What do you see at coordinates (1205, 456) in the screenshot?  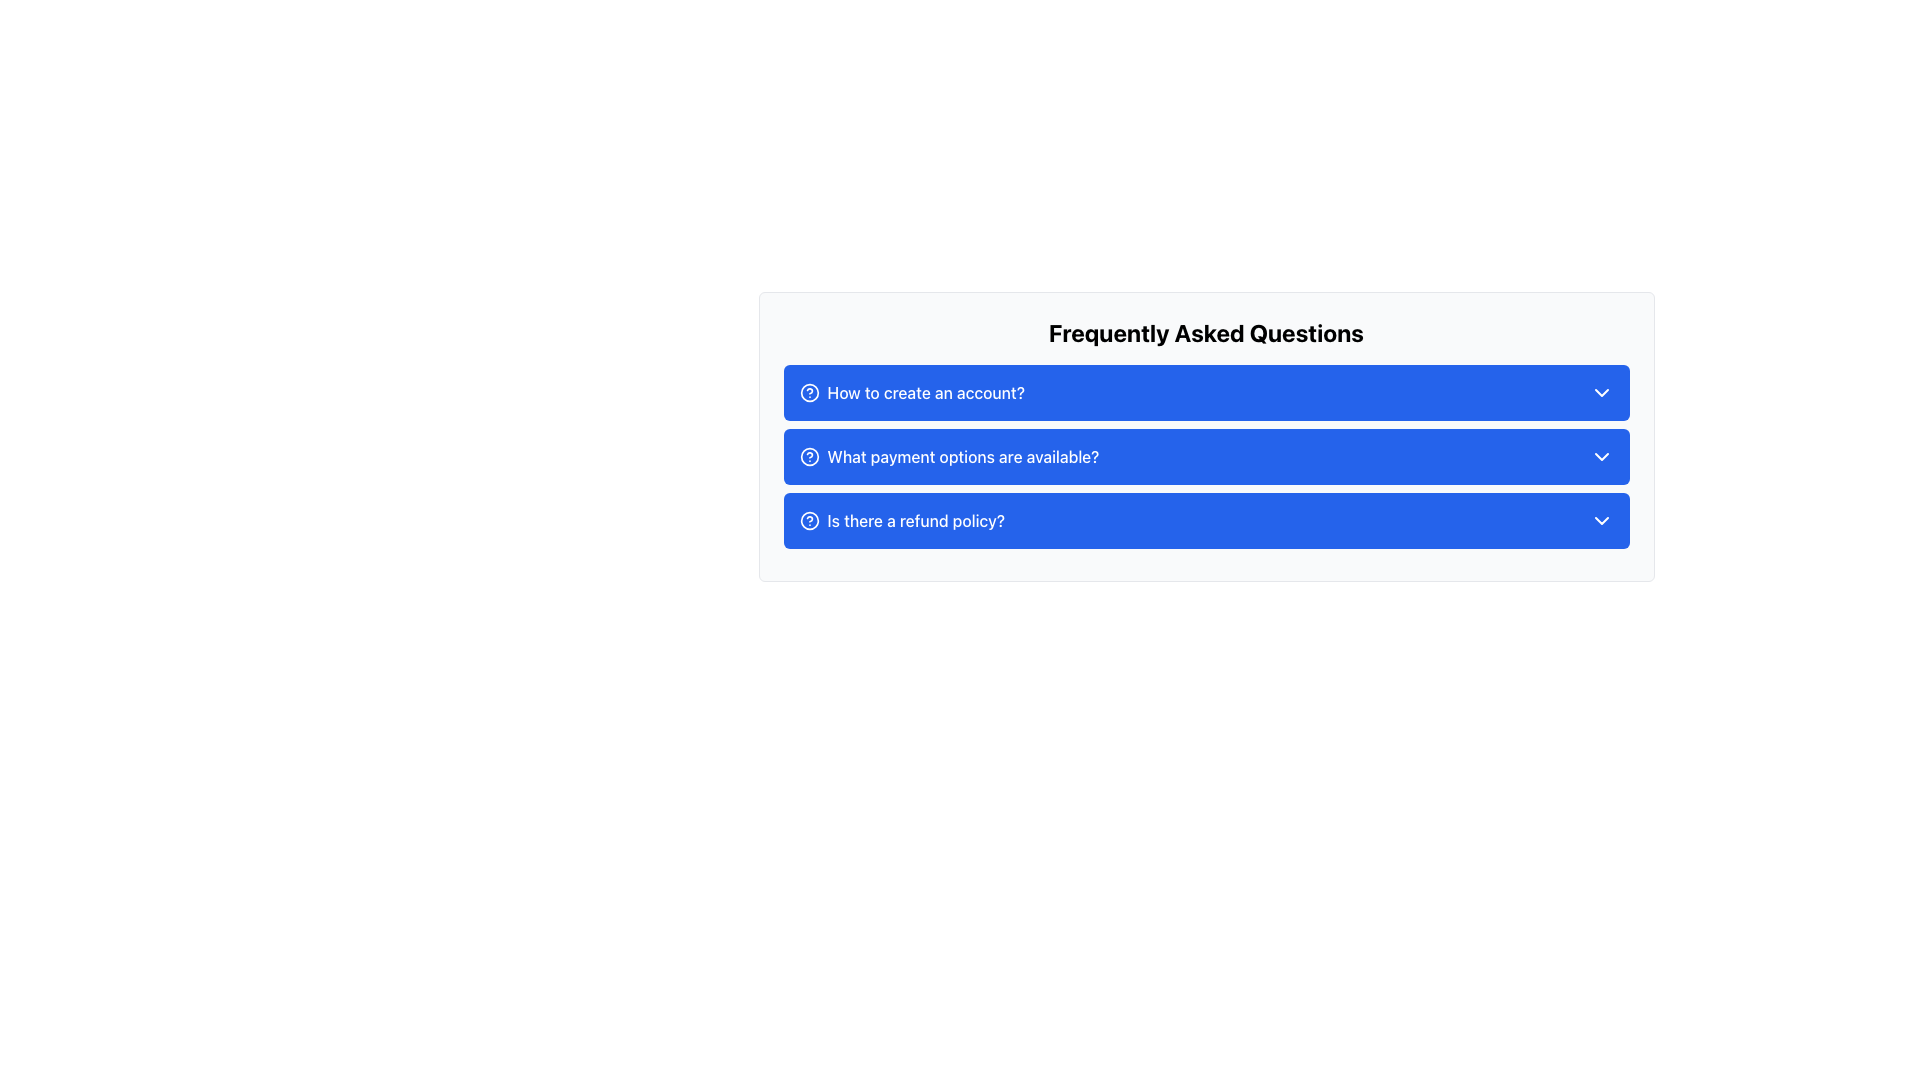 I see `the second FAQ Toggle Item located between 'How to create an account?' and 'Is there a refund policy?'` at bounding box center [1205, 456].